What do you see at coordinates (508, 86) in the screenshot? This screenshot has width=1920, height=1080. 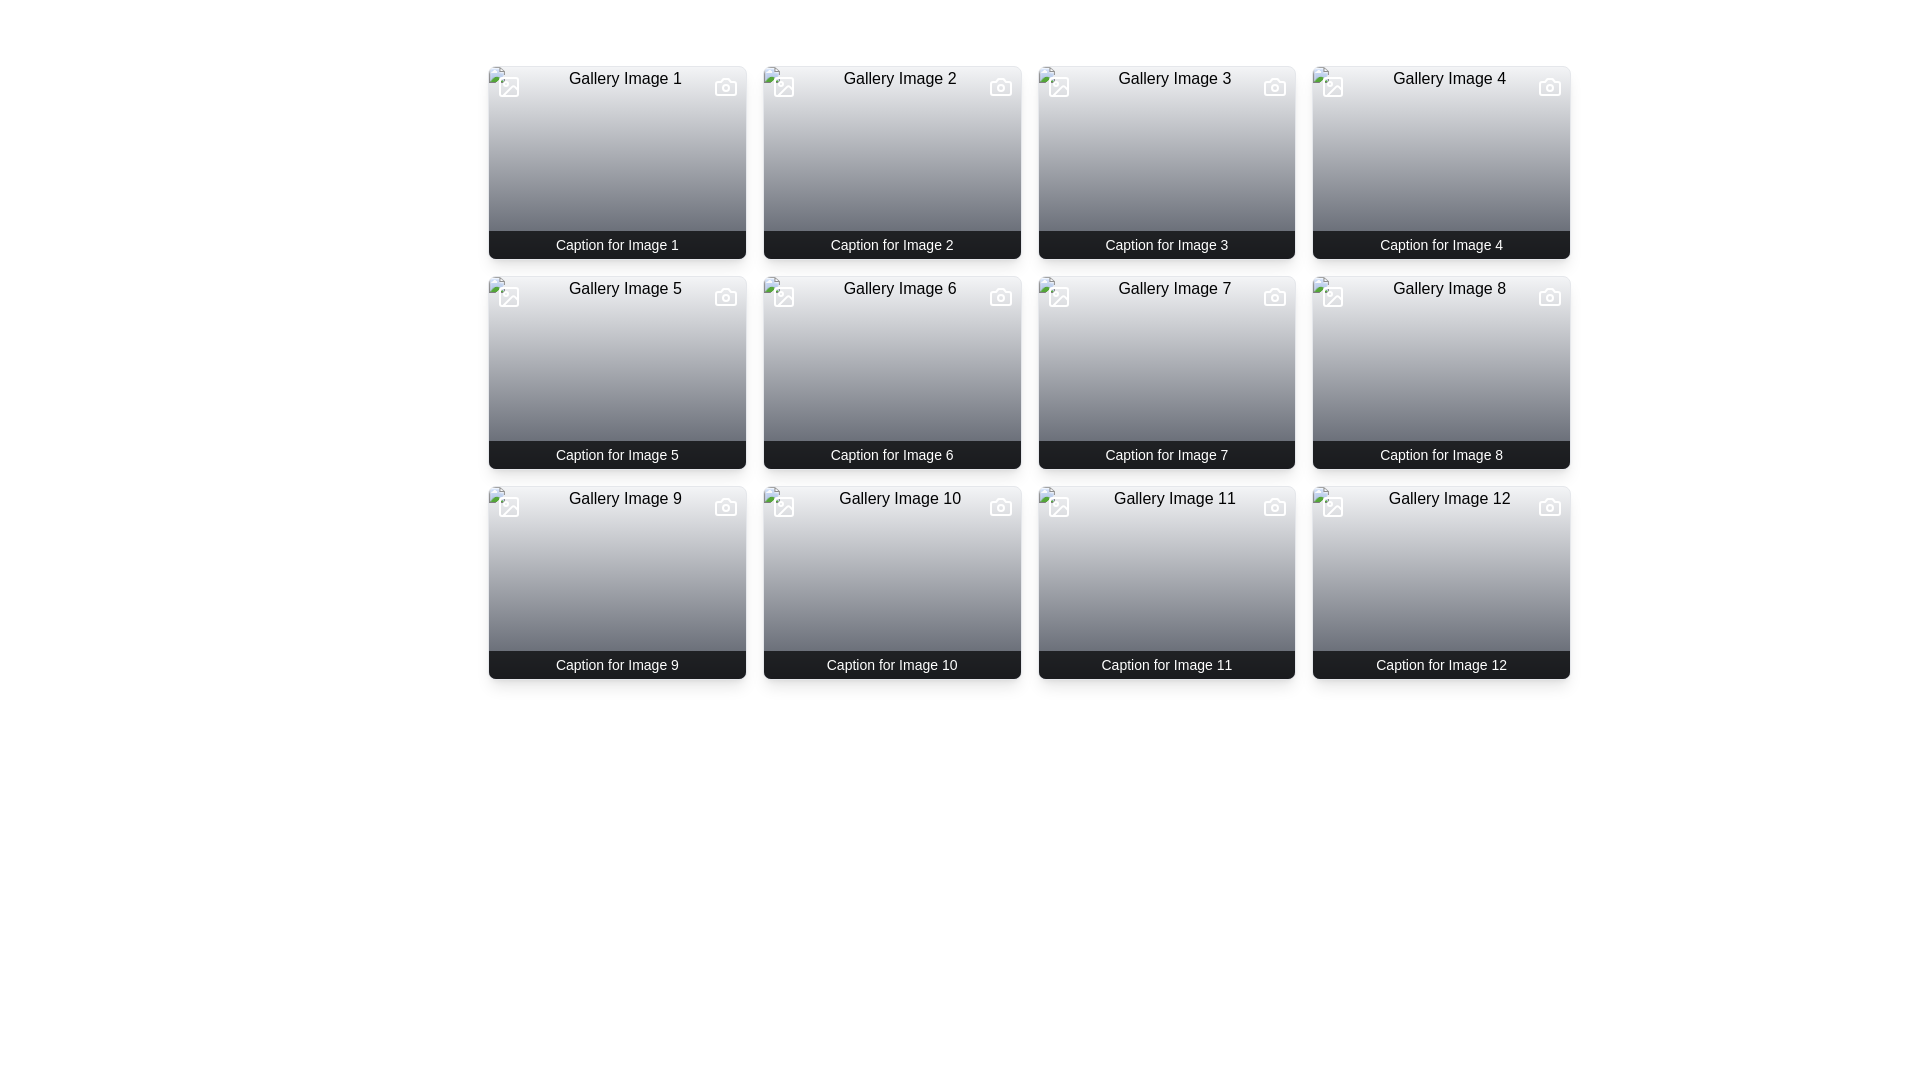 I see `icon located in the top-left corner of the 'Gallery Image 1' card, which symbolizes an image-related feature` at bounding box center [508, 86].